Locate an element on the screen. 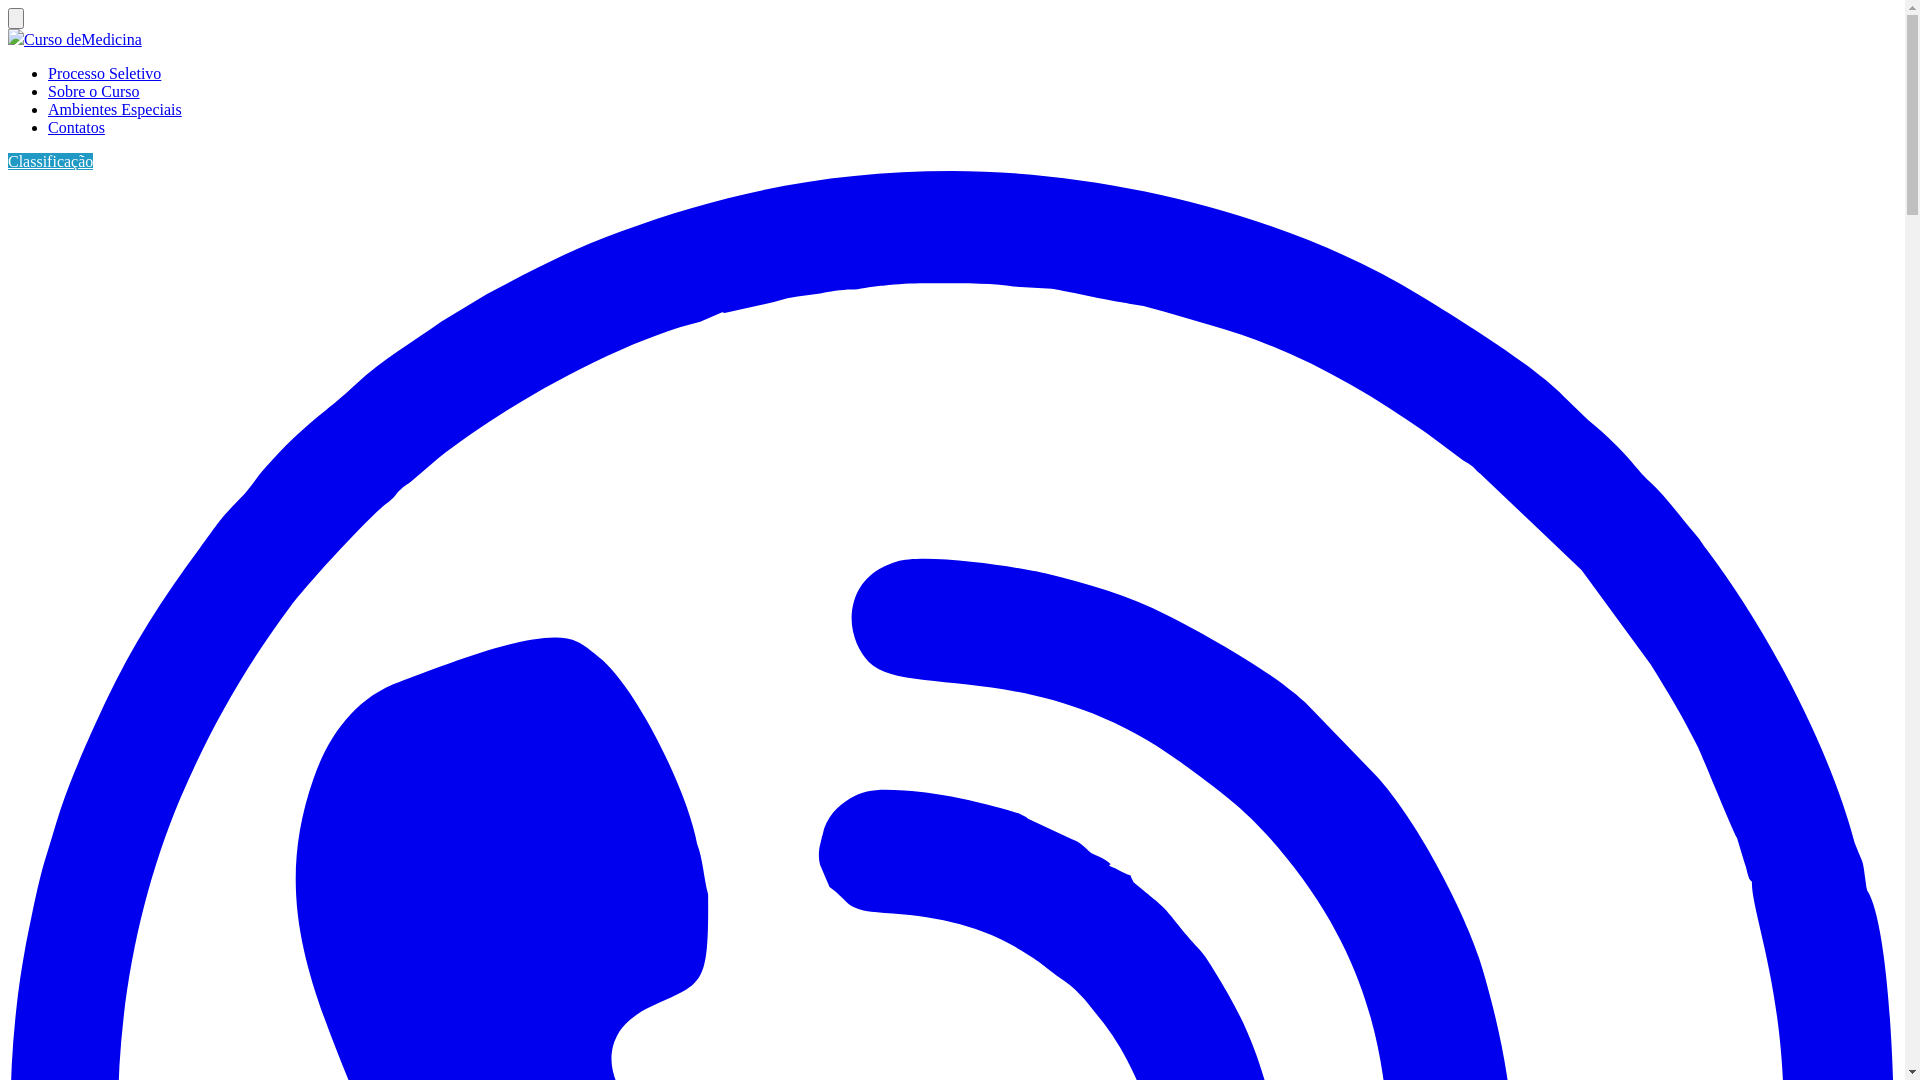  'Sobre o Curso' is located at coordinates (93, 91).